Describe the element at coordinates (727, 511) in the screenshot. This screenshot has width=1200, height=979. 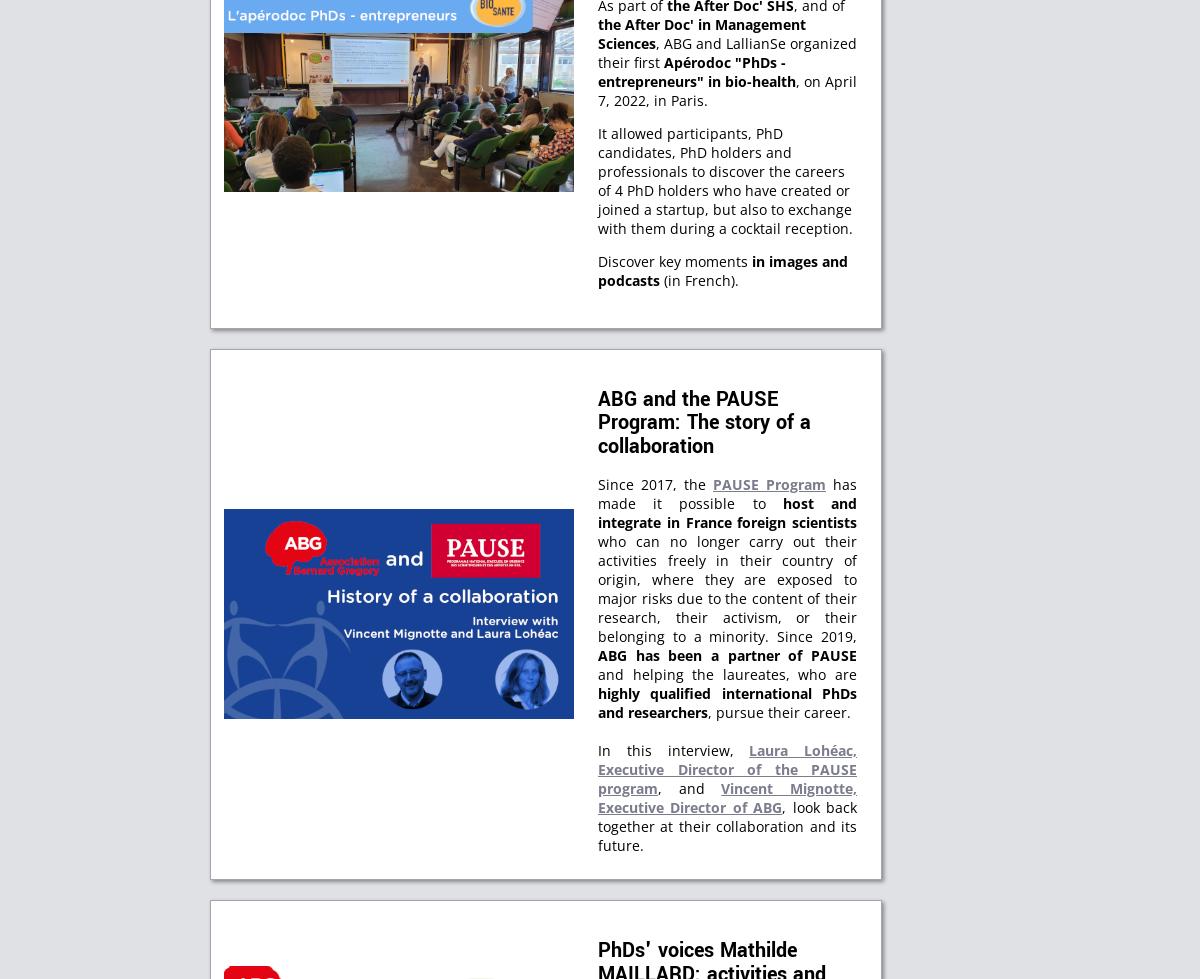
I see `'host and integrate in France foreign scientists'` at that location.